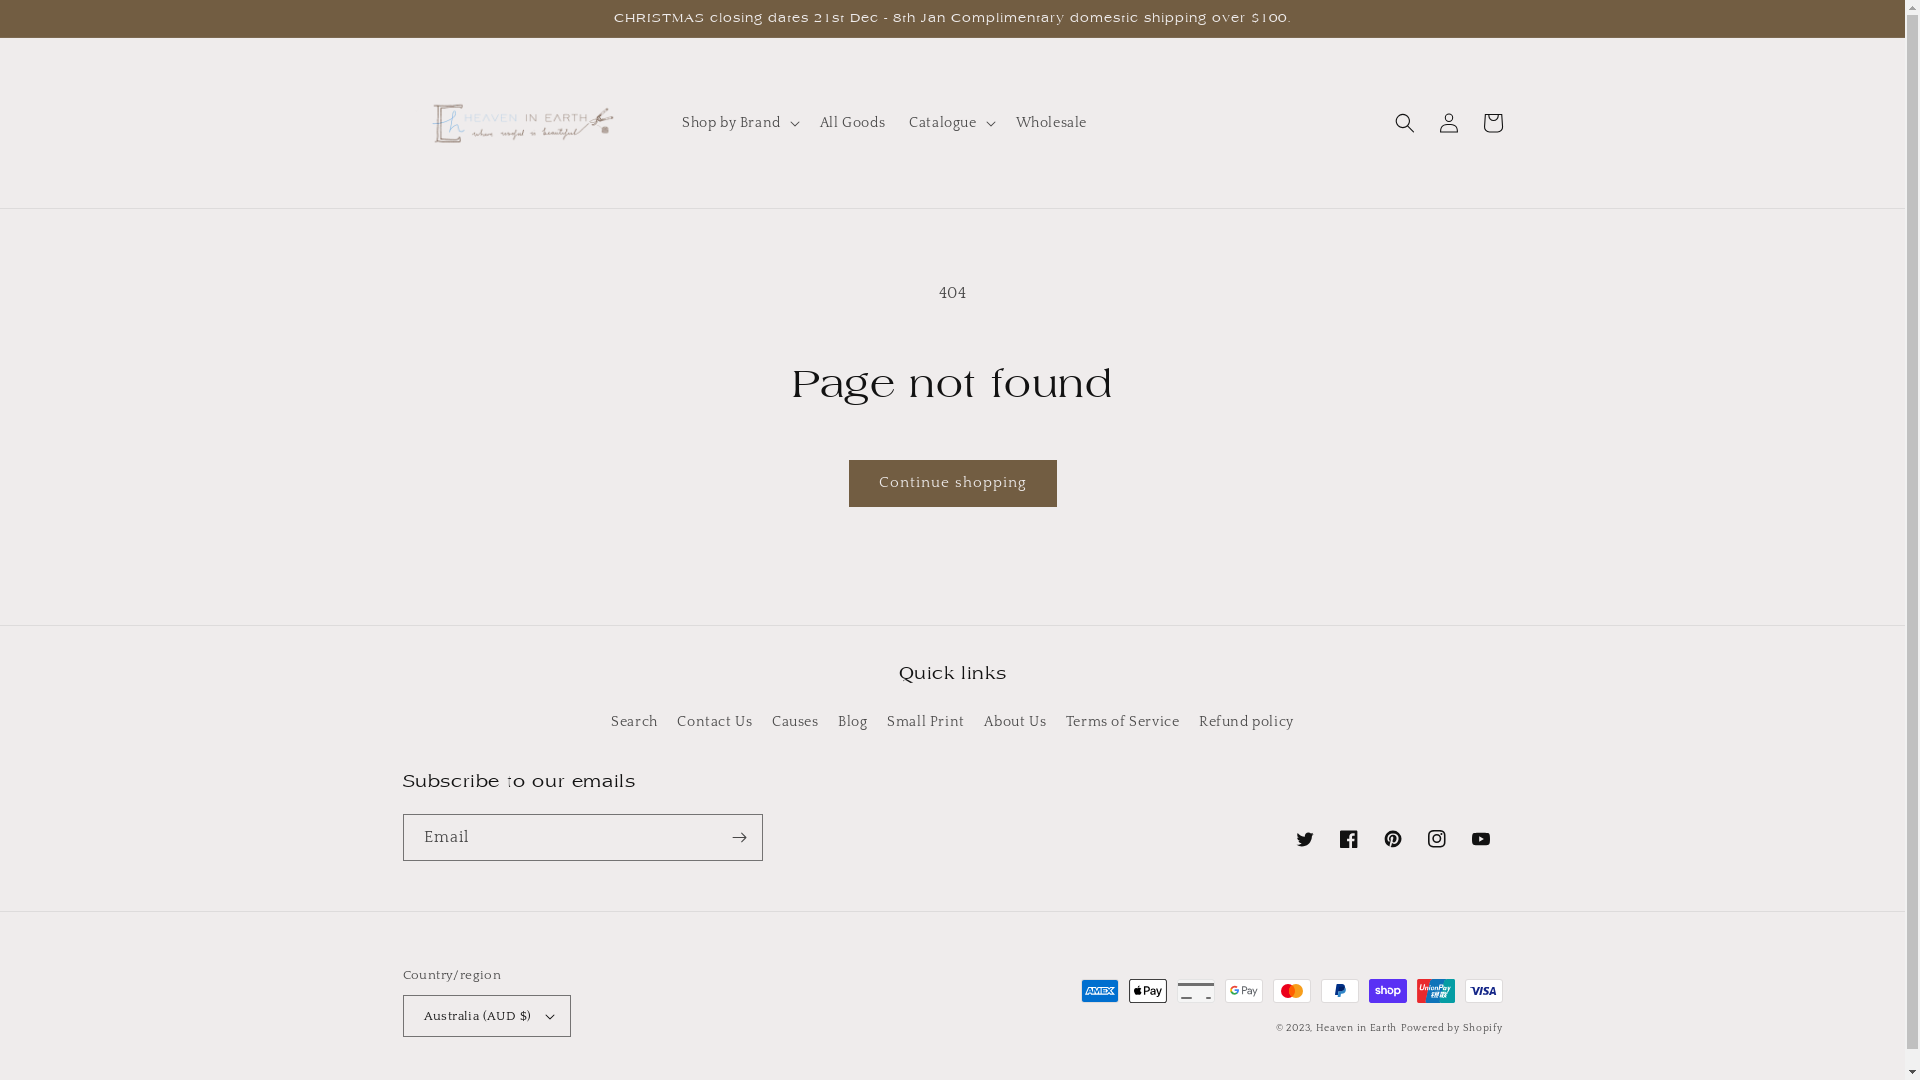 Image resolution: width=1920 pixels, height=1080 pixels. I want to click on 'Contact Us', so click(714, 722).